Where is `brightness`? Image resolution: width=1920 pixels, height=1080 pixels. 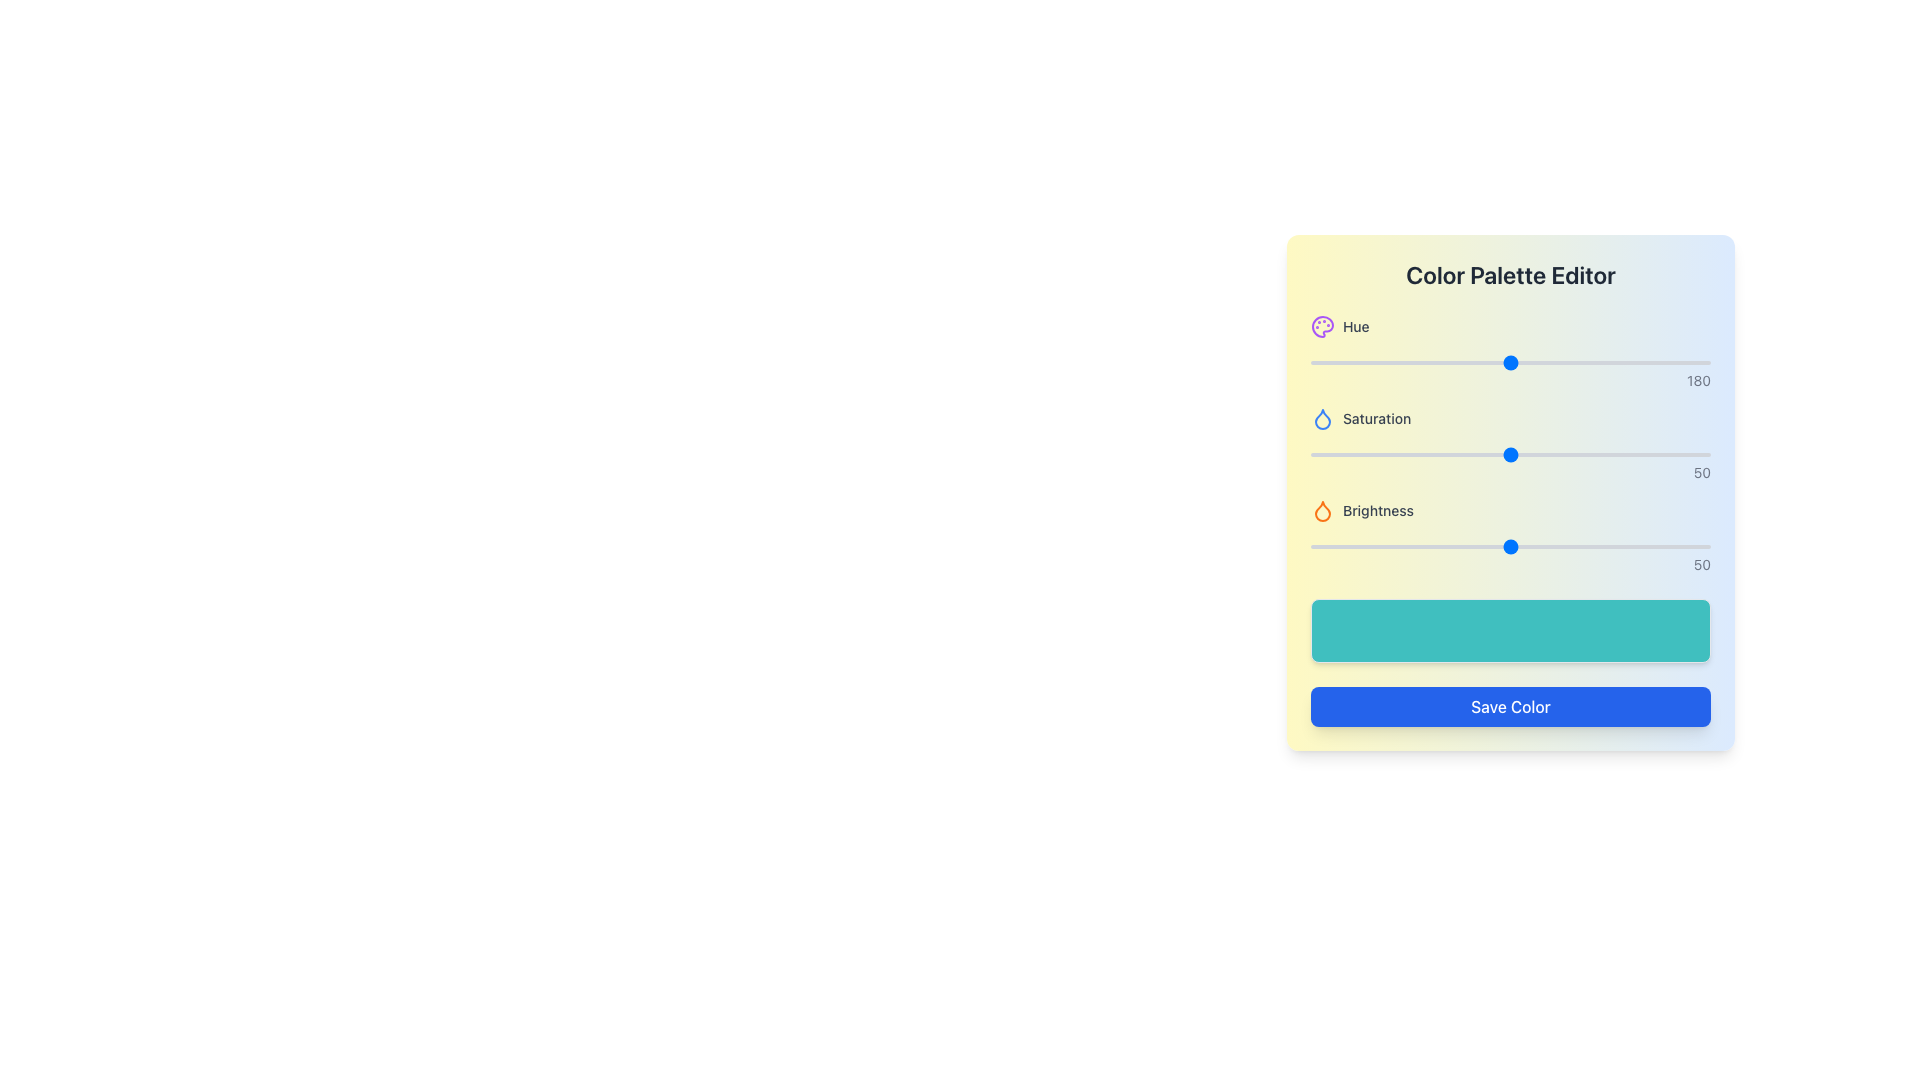 brightness is located at coordinates (1545, 547).